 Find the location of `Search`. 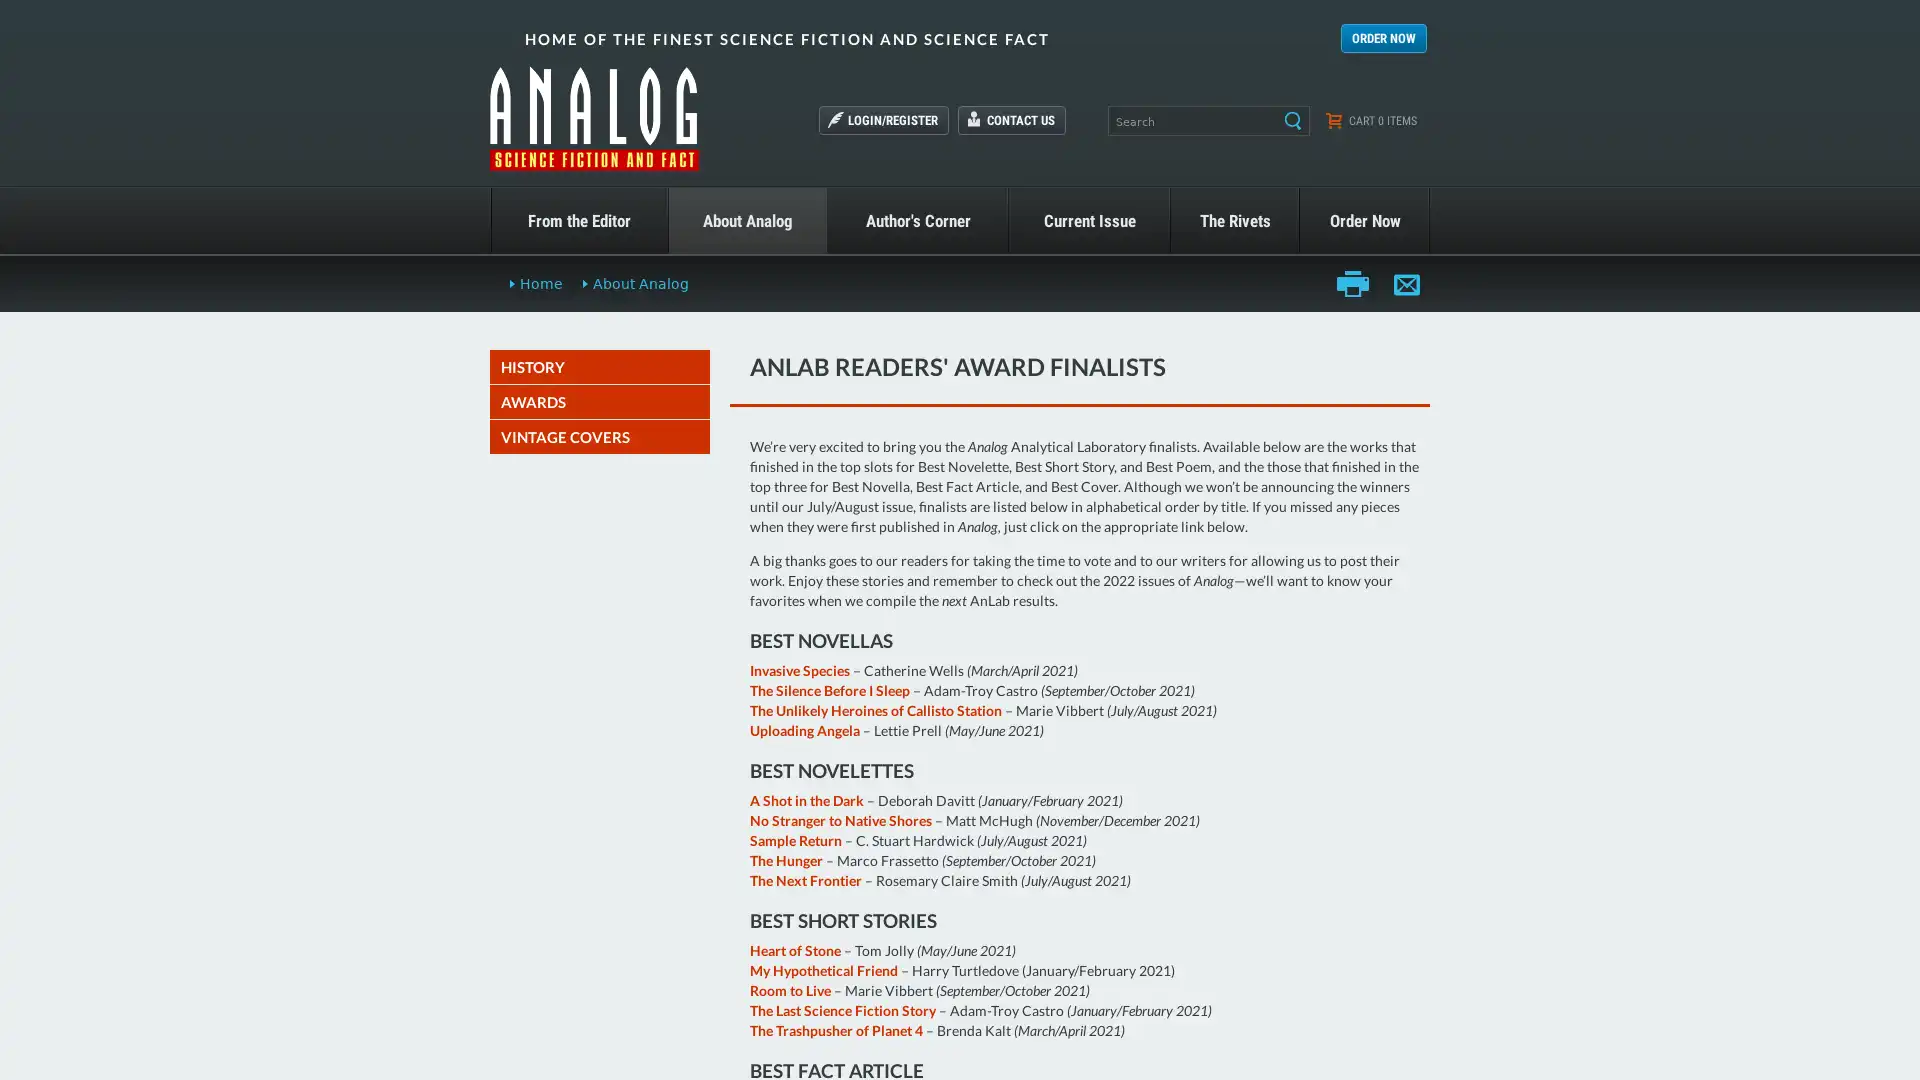

Search is located at coordinates (1292, 120).